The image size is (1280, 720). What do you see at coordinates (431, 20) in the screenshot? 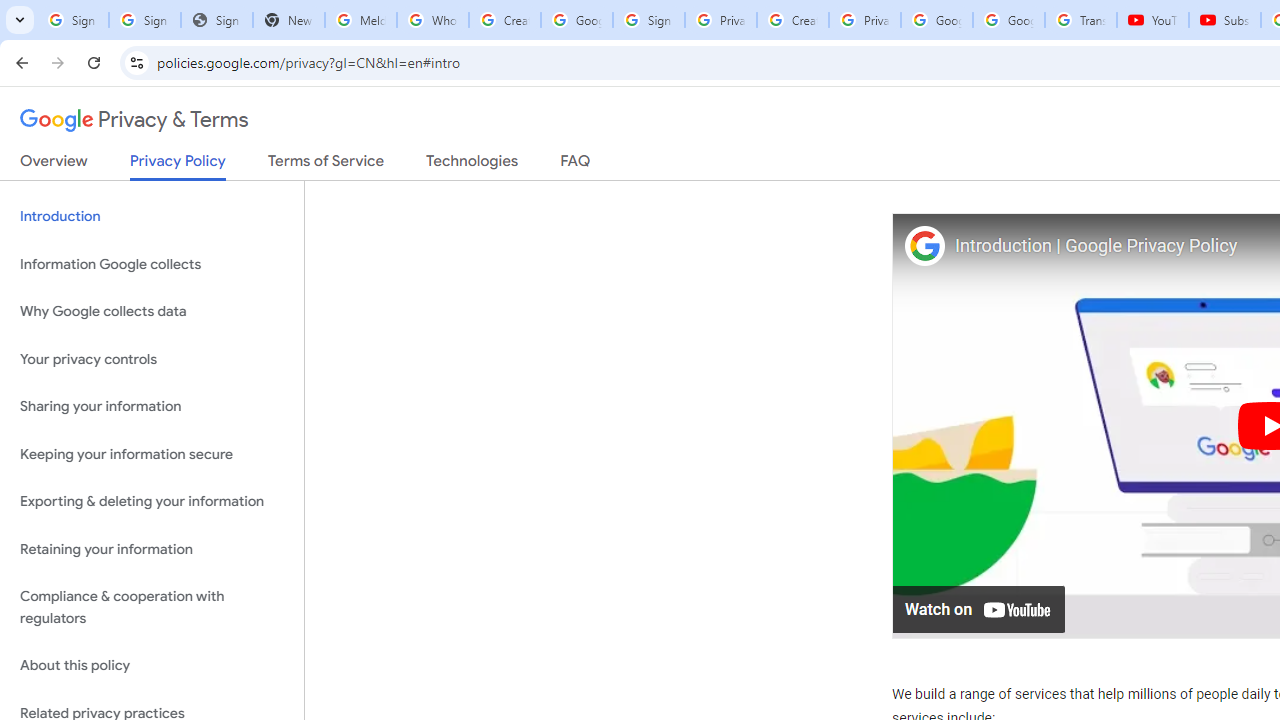
I see `'Who is my administrator? - Google Account Help'` at bounding box center [431, 20].